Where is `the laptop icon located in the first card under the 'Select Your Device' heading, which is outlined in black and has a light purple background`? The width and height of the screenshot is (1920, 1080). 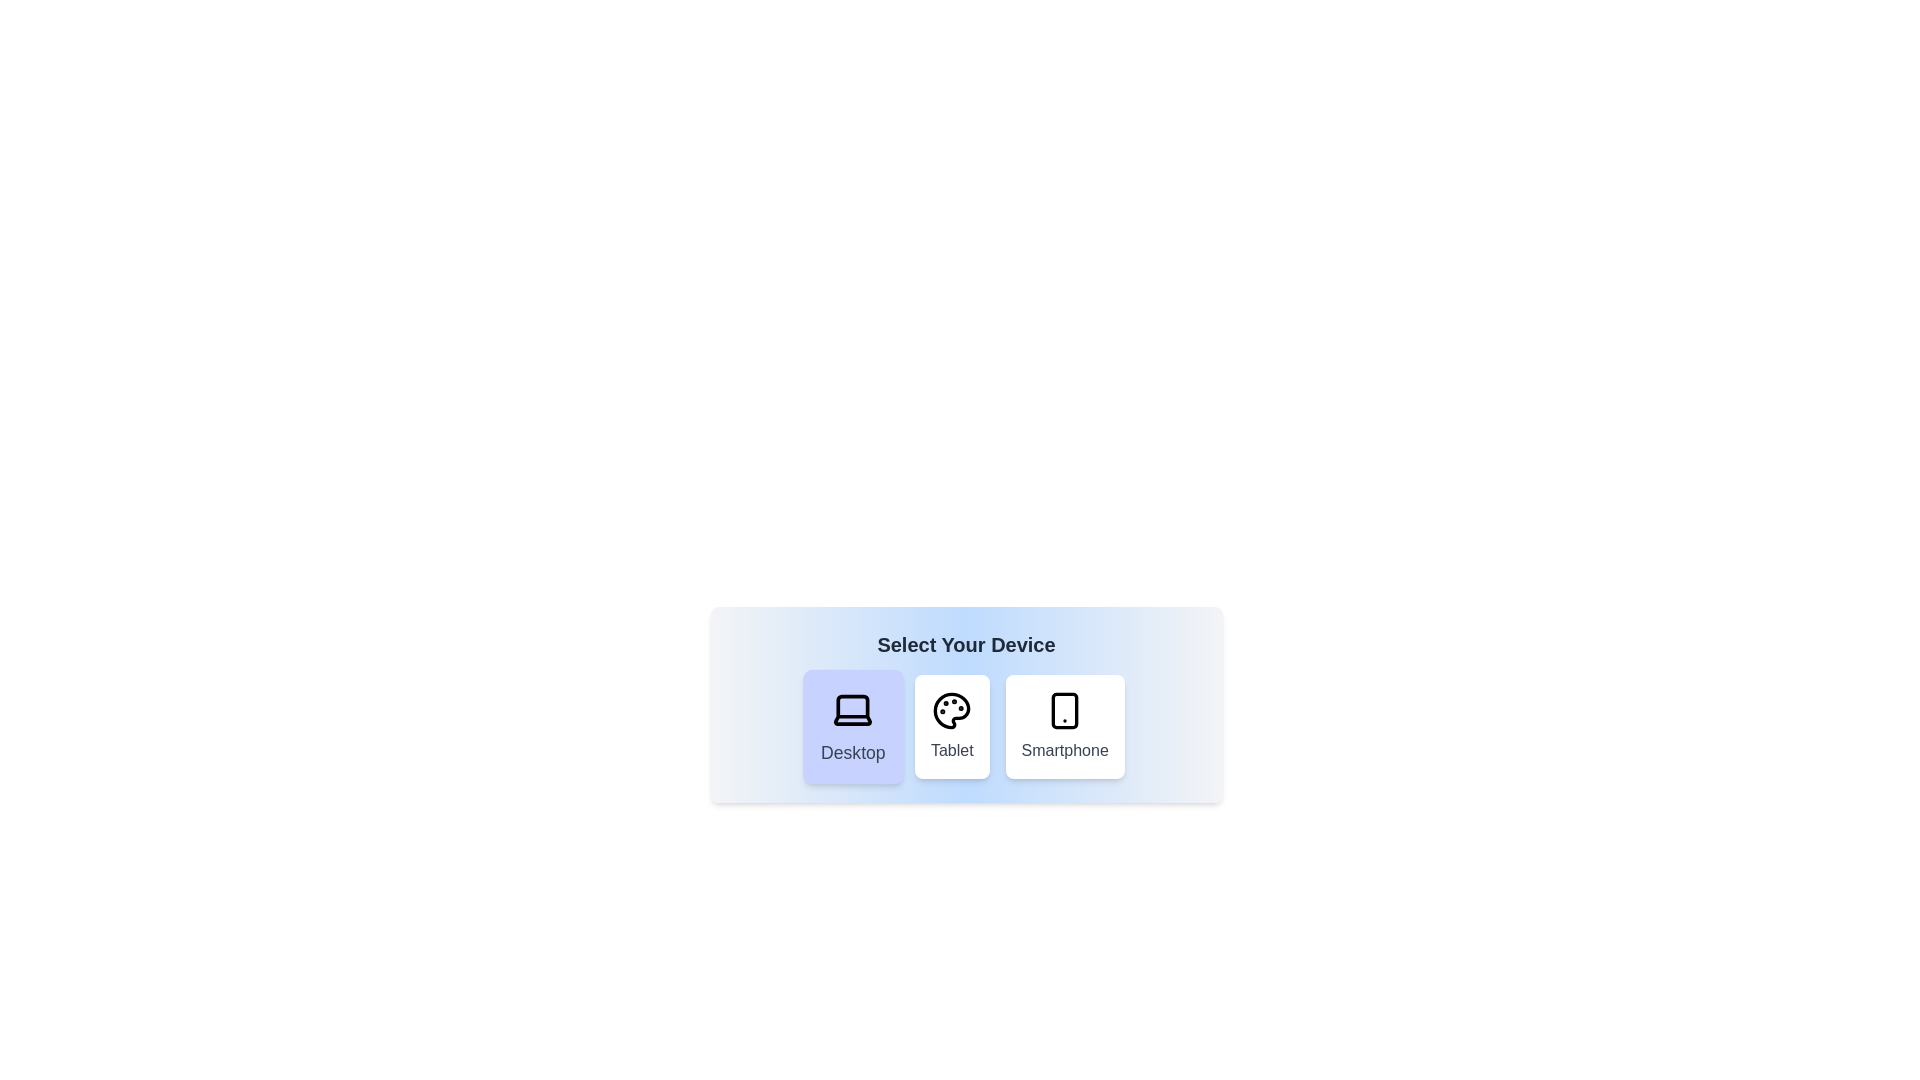
the laptop icon located in the first card under the 'Select Your Device' heading, which is outlined in black and has a light purple background is located at coordinates (853, 708).